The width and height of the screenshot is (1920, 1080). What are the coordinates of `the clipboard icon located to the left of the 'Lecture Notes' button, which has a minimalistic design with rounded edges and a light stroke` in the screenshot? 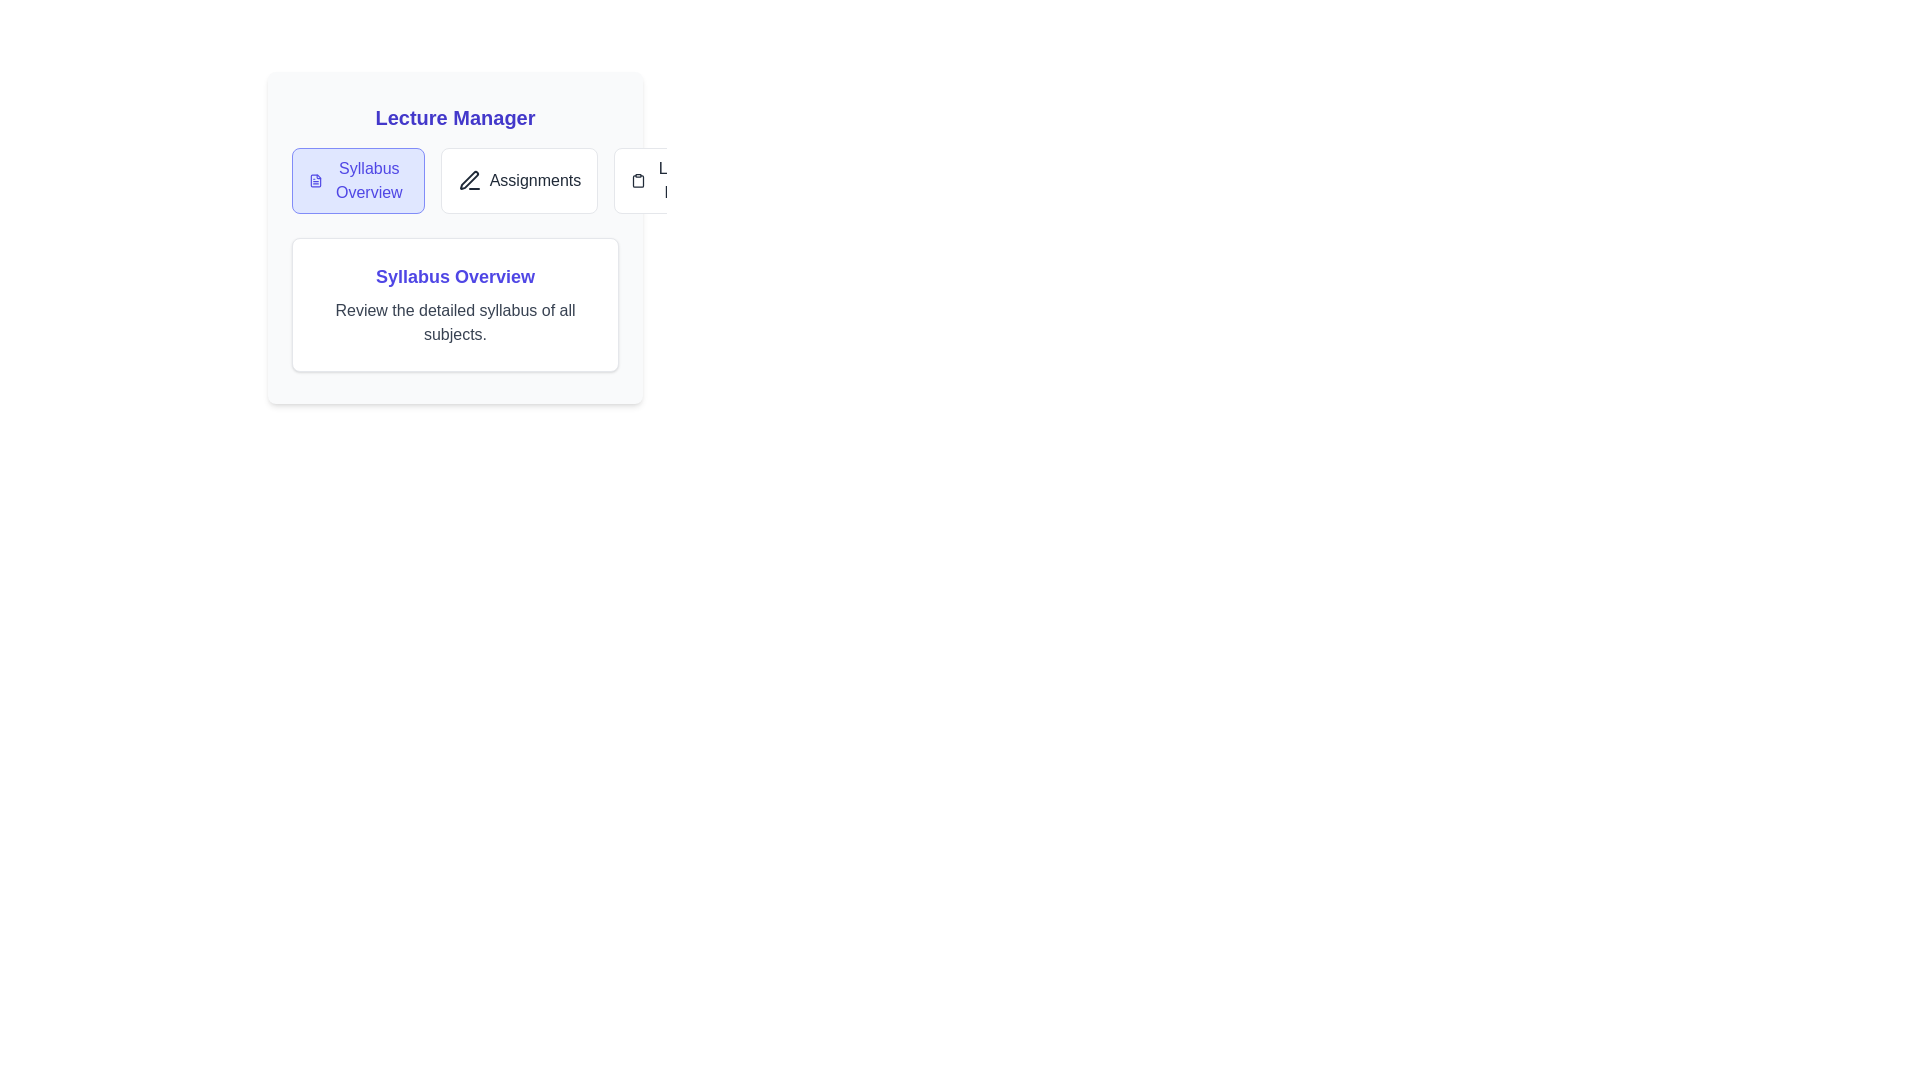 It's located at (637, 181).